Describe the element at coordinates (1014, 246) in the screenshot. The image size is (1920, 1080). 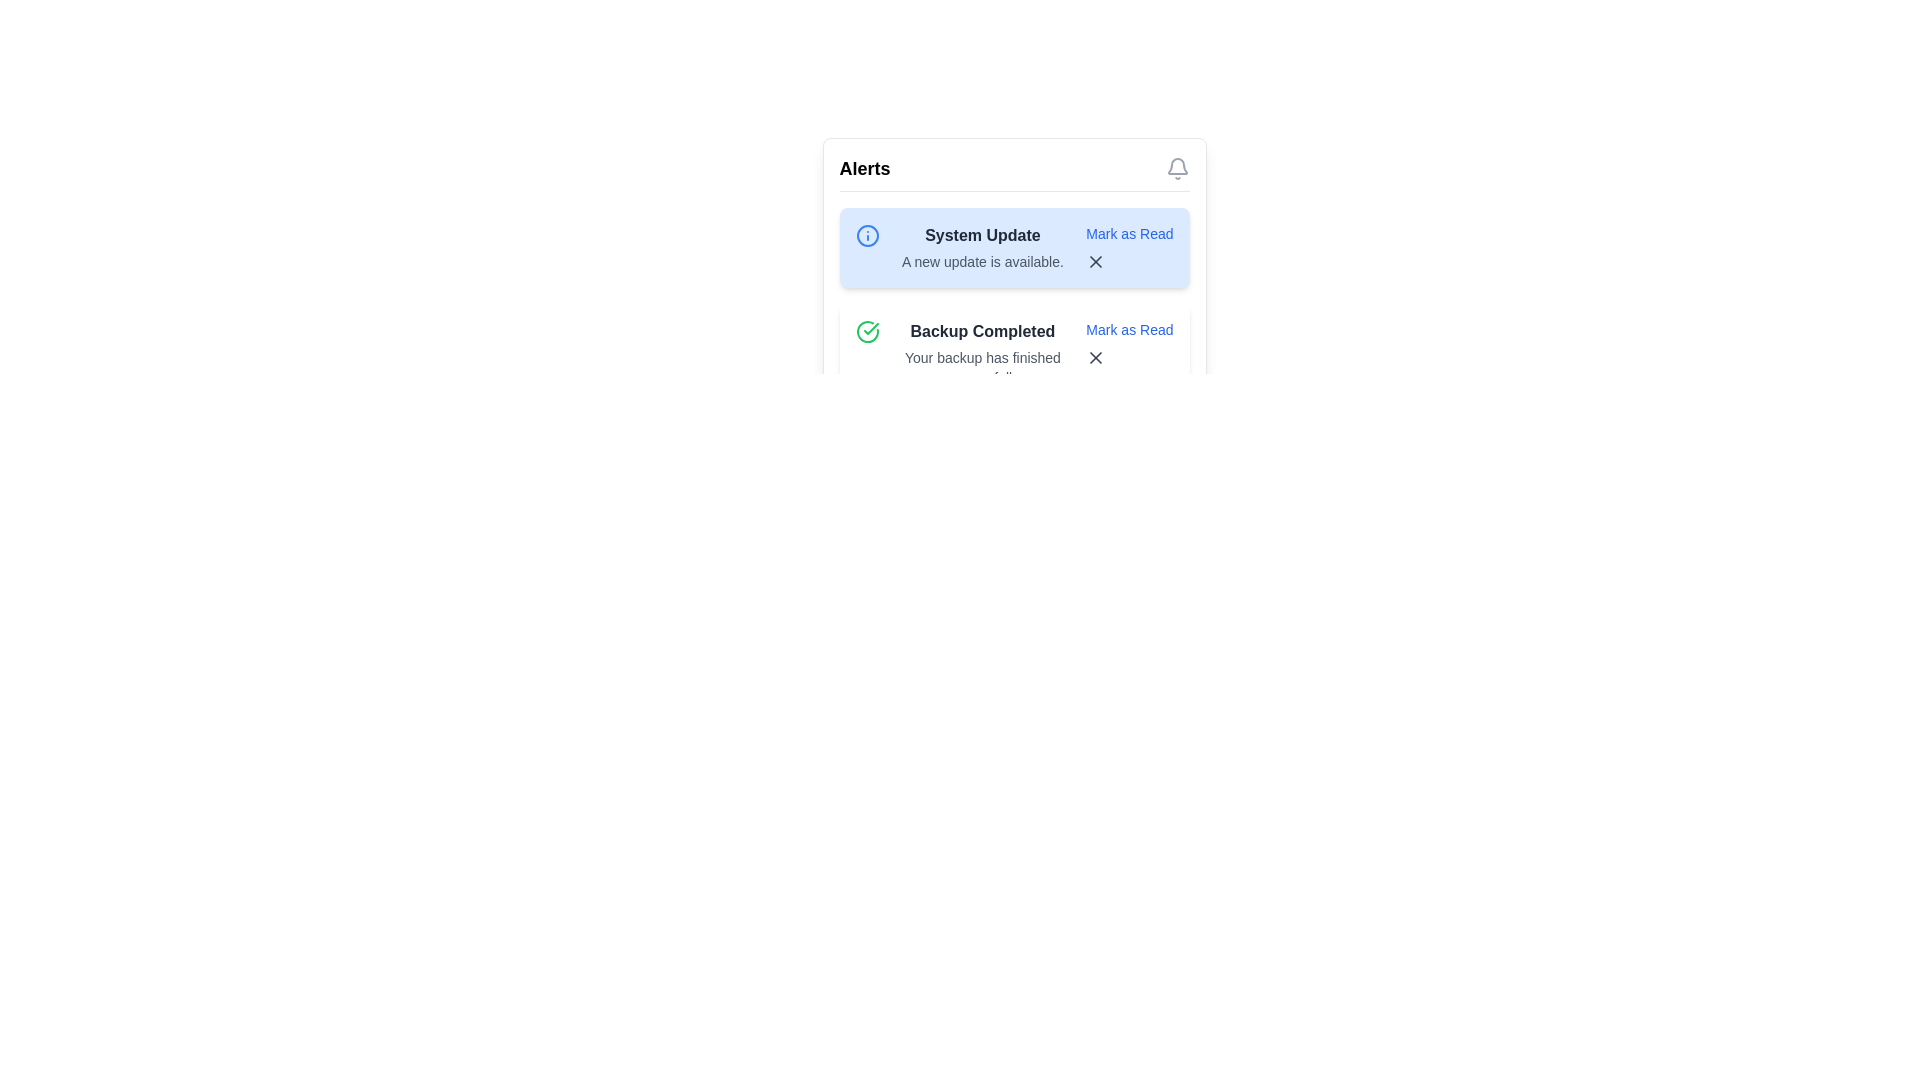
I see `the first notification card in the notifications list to read the update information provided` at that location.